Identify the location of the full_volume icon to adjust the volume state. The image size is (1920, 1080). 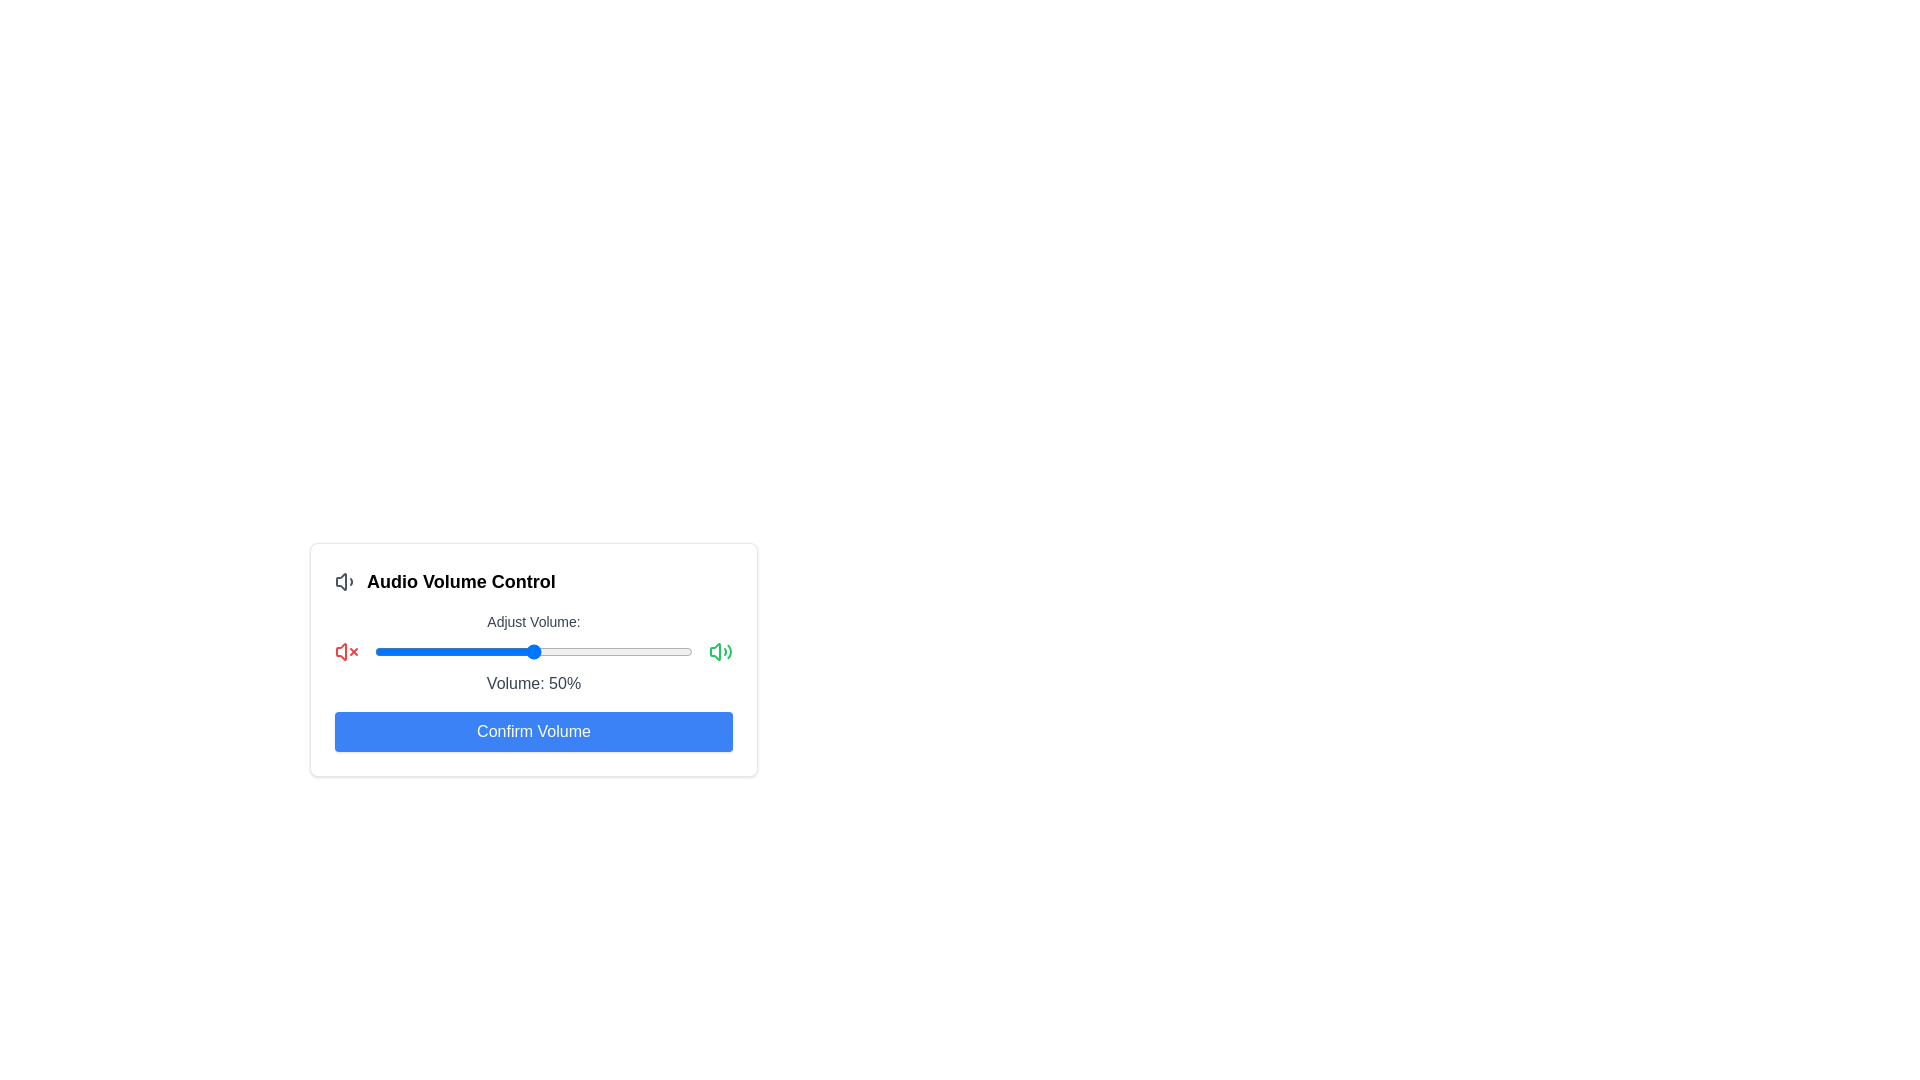
(720, 651).